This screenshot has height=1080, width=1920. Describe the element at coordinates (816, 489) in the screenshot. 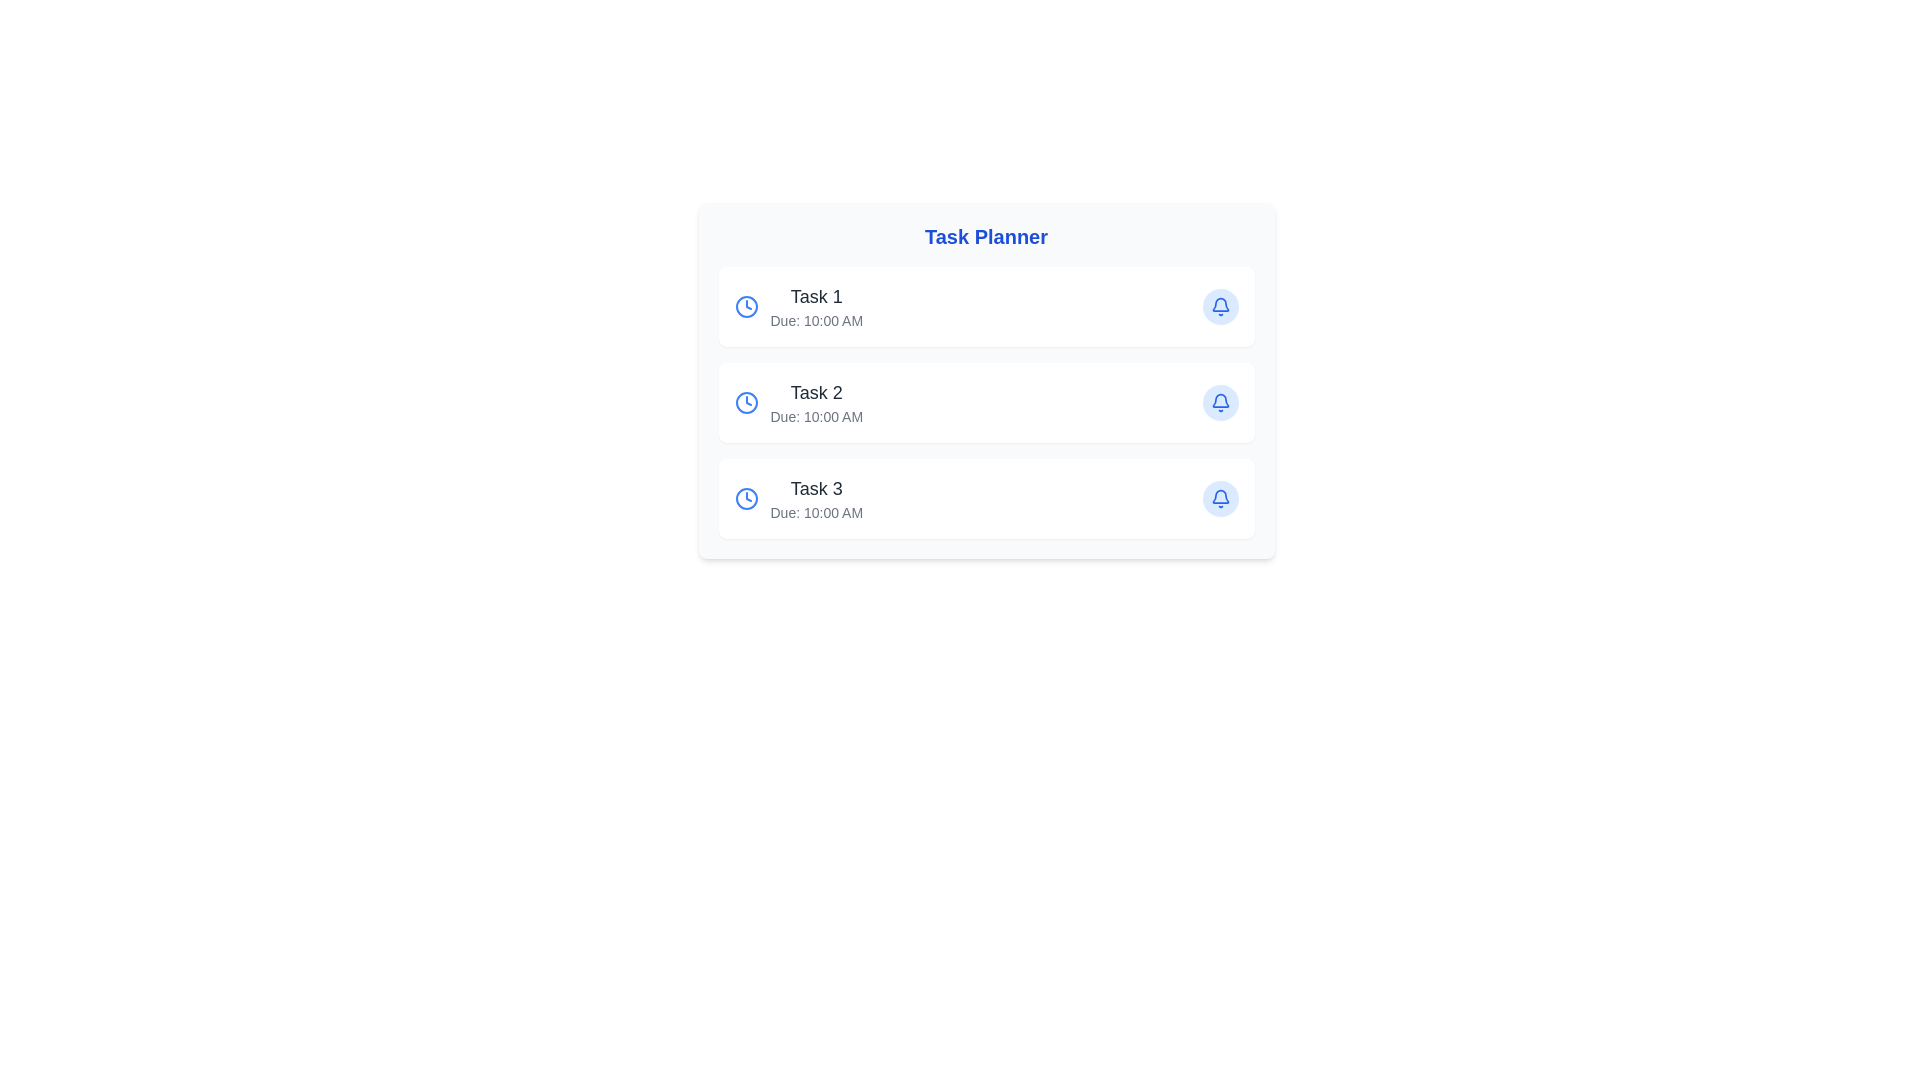

I see `the static text label that represents the title of the third task in the task list, which is centrally aligned in the box for 'Task 3'` at that location.